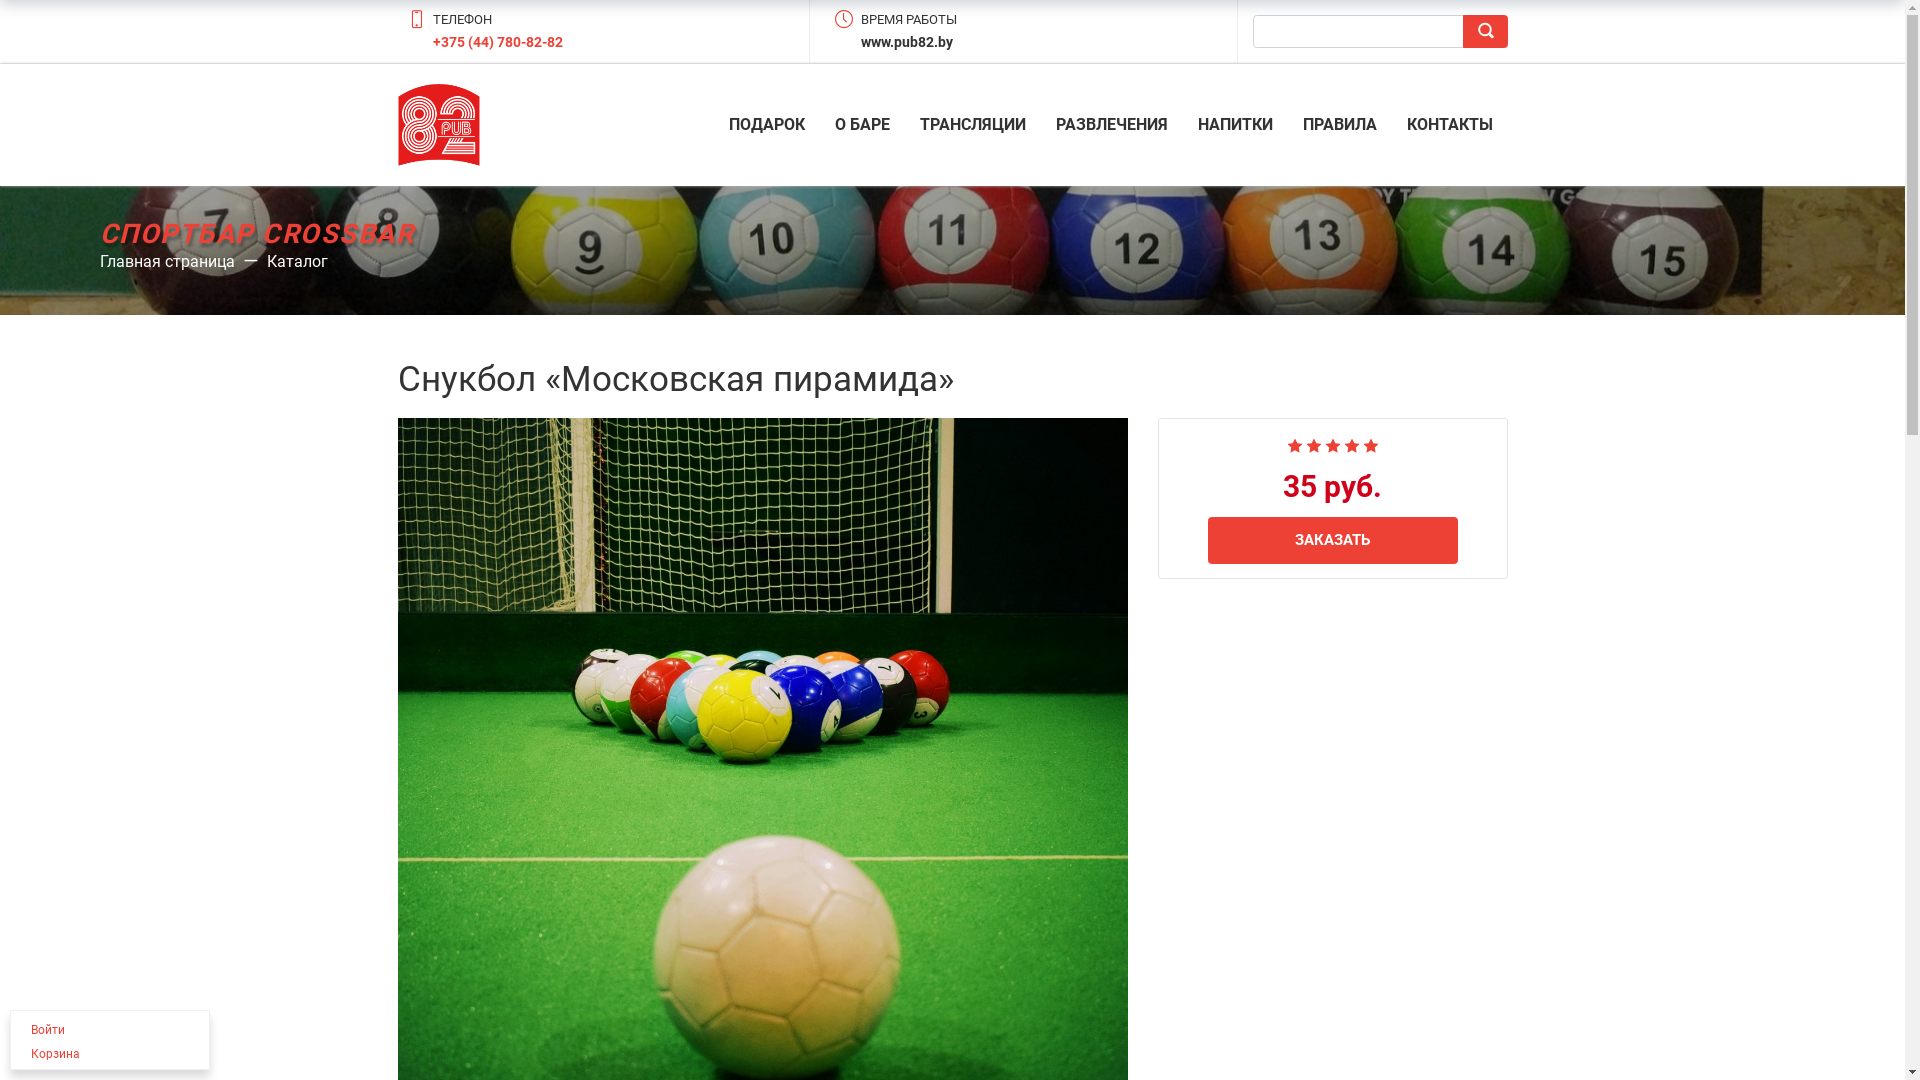 Image resolution: width=1920 pixels, height=1080 pixels. I want to click on '1', so click(1294, 442).